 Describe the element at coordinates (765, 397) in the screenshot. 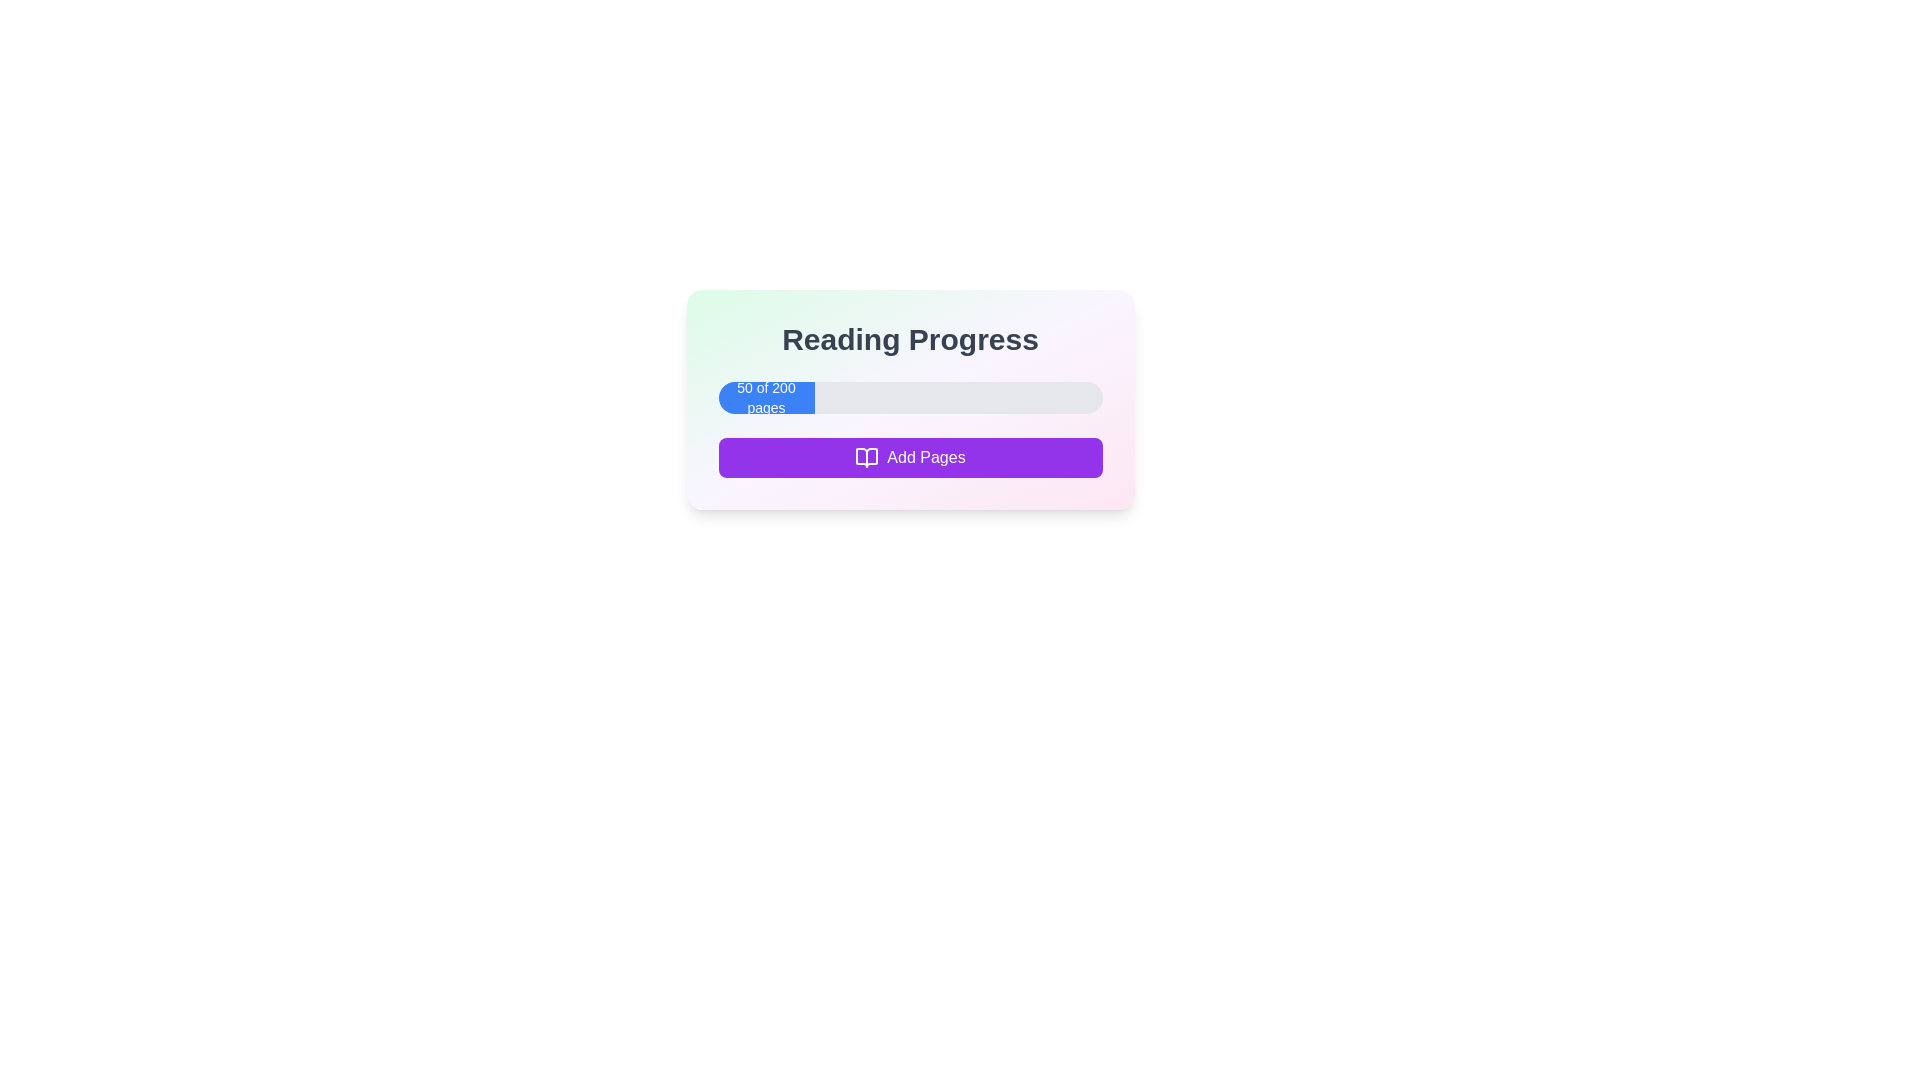

I see `the Progress indicator that visually indicates the reading progress, which shows 25% completion of the progress bar` at that location.